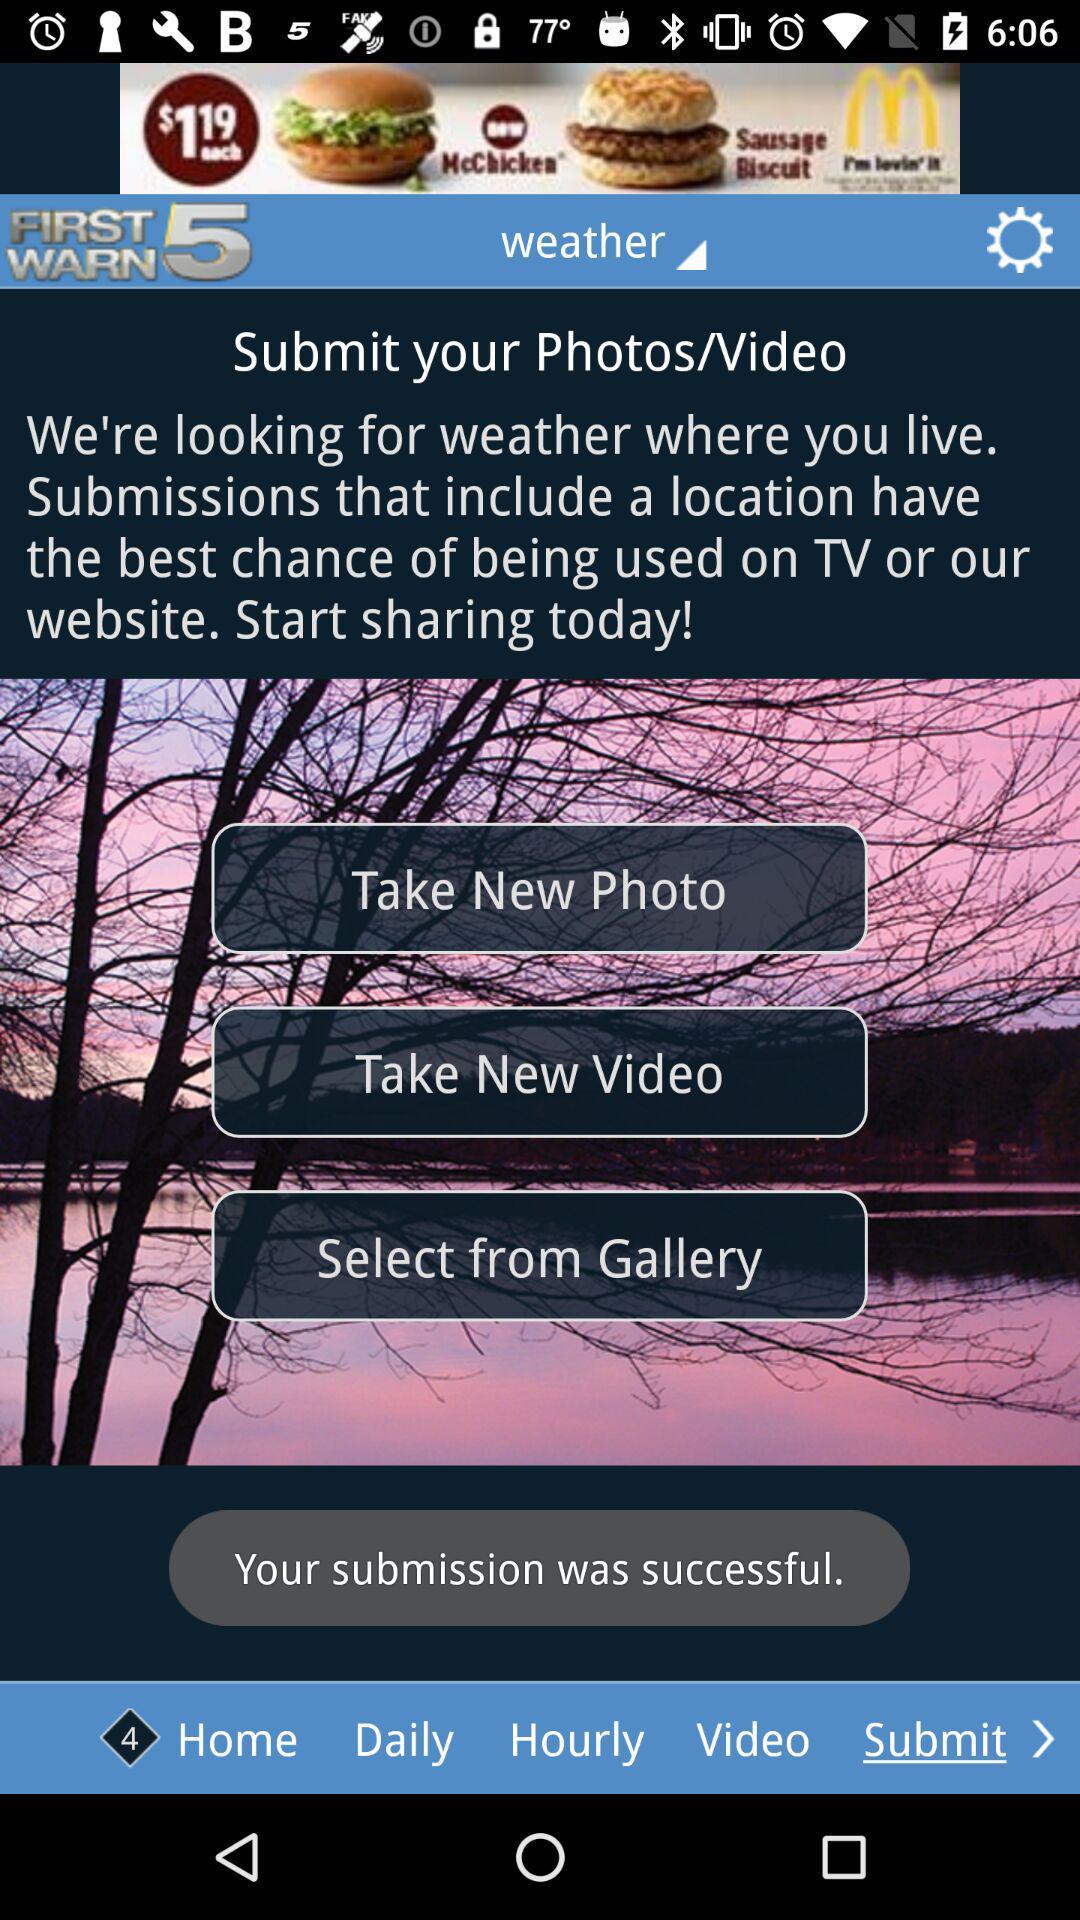 This screenshot has width=1080, height=1920. I want to click on next option, so click(1042, 1737).